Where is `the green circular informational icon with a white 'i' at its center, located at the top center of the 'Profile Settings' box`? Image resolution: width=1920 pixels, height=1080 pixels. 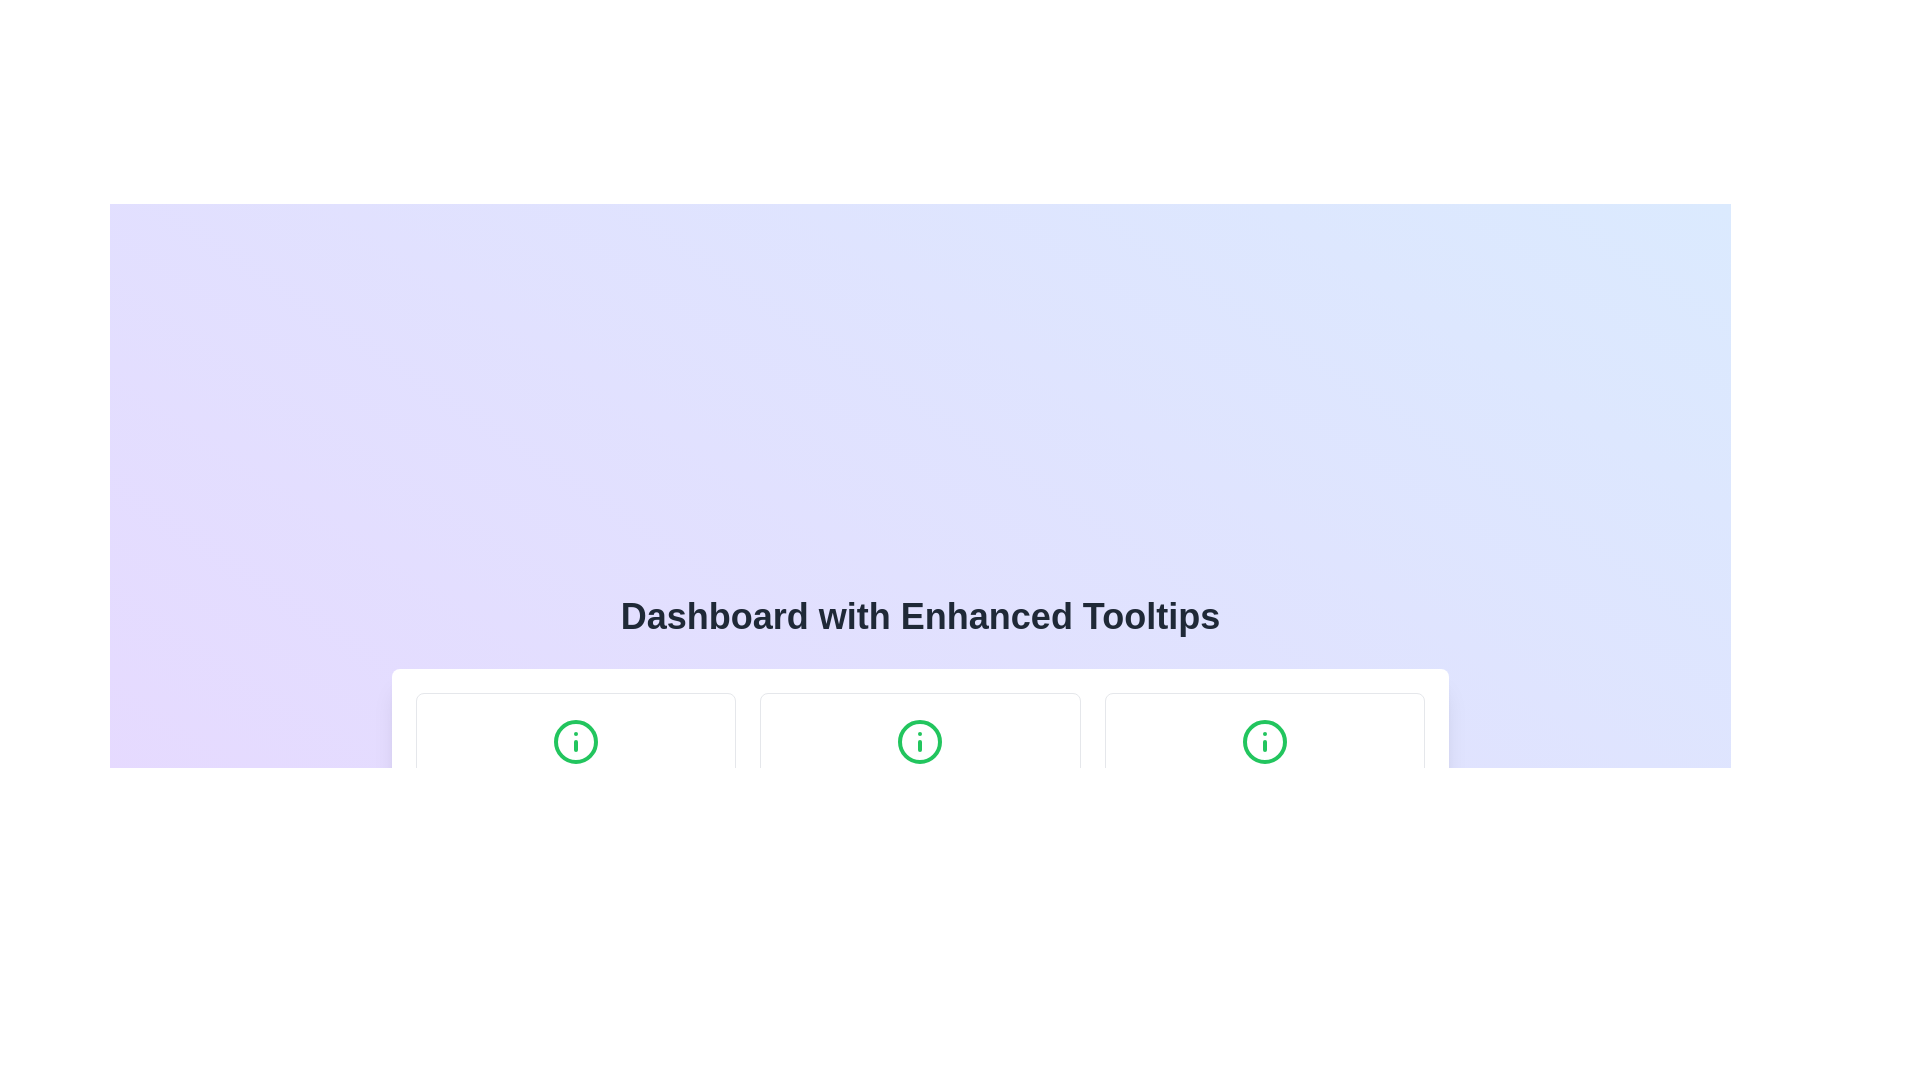
the green circular informational icon with a white 'i' at its center, located at the top center of the 'Profile Settings' box is located at coordinates (575, 741).